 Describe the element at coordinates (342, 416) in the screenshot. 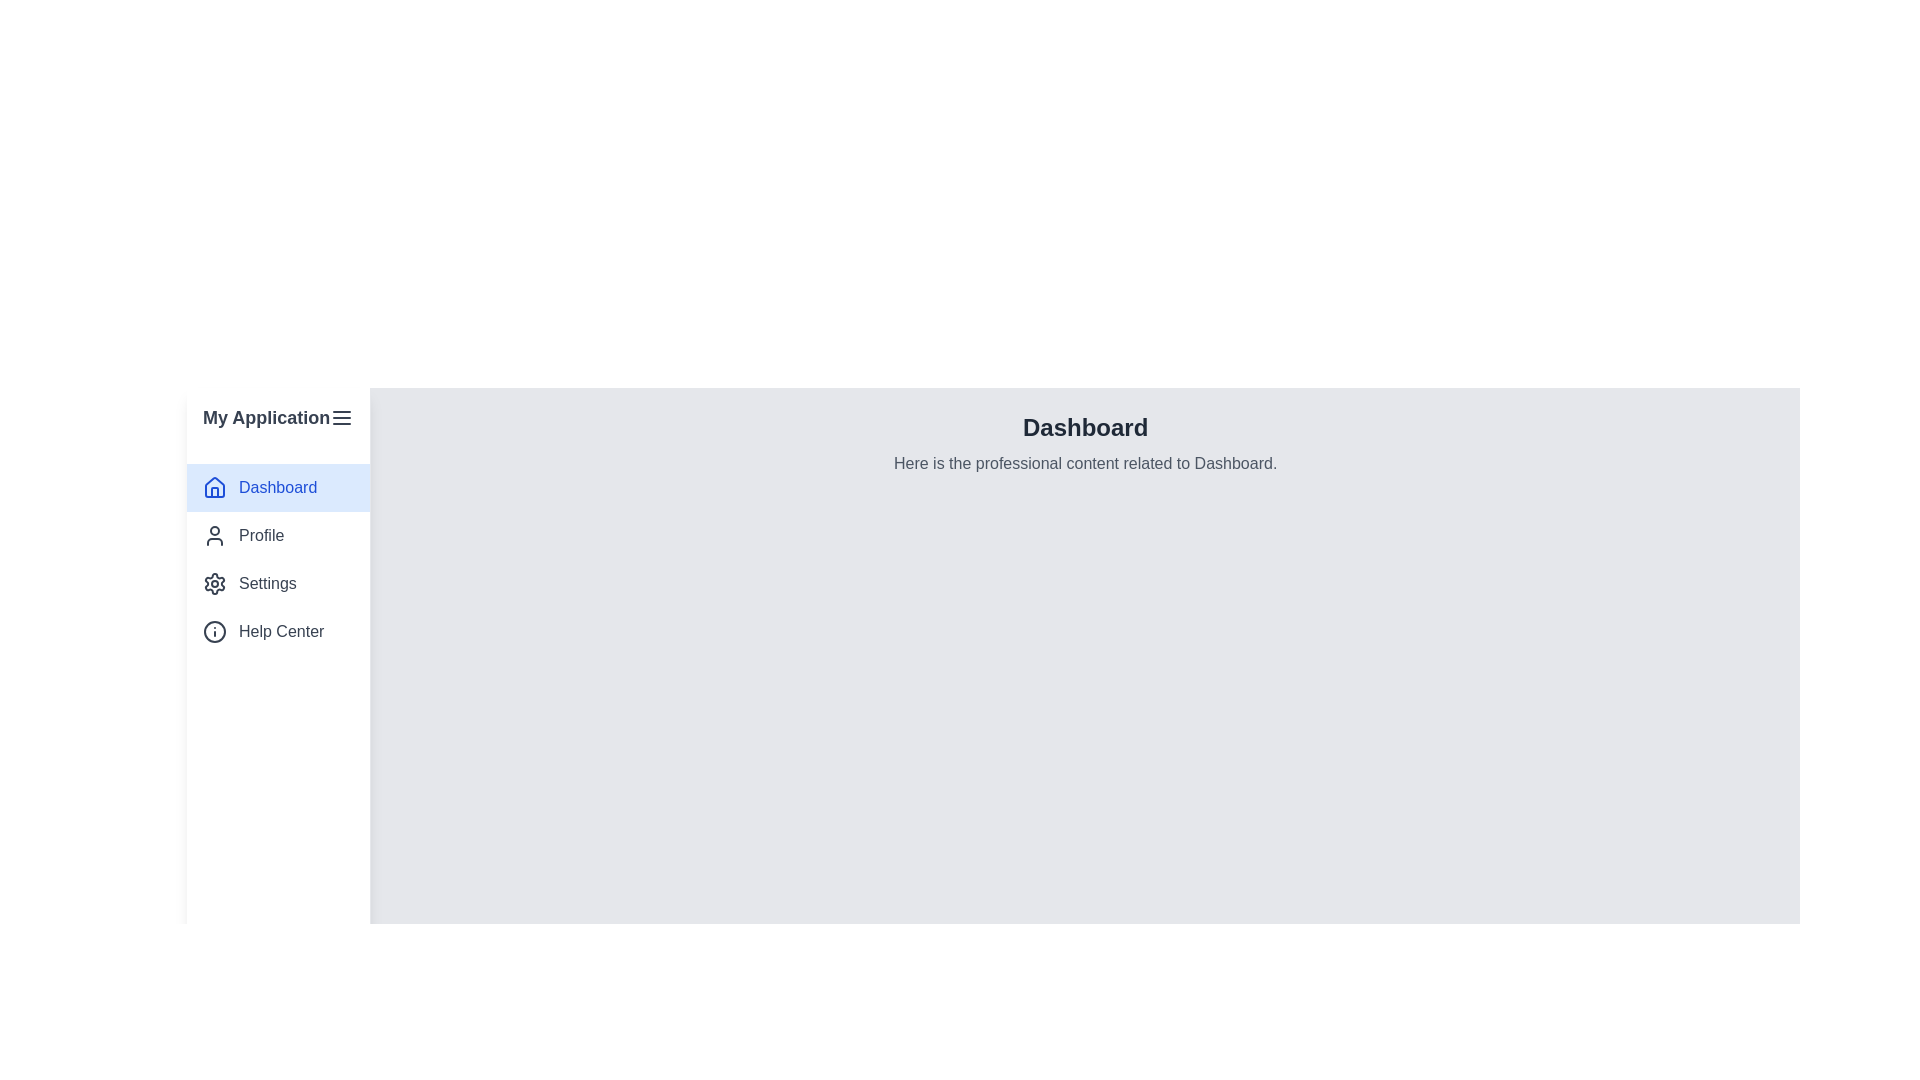

I see `the hamburger menu icon located on the right side of the top navigation bar, adjacent to the 'My Application' branding text` at that location.